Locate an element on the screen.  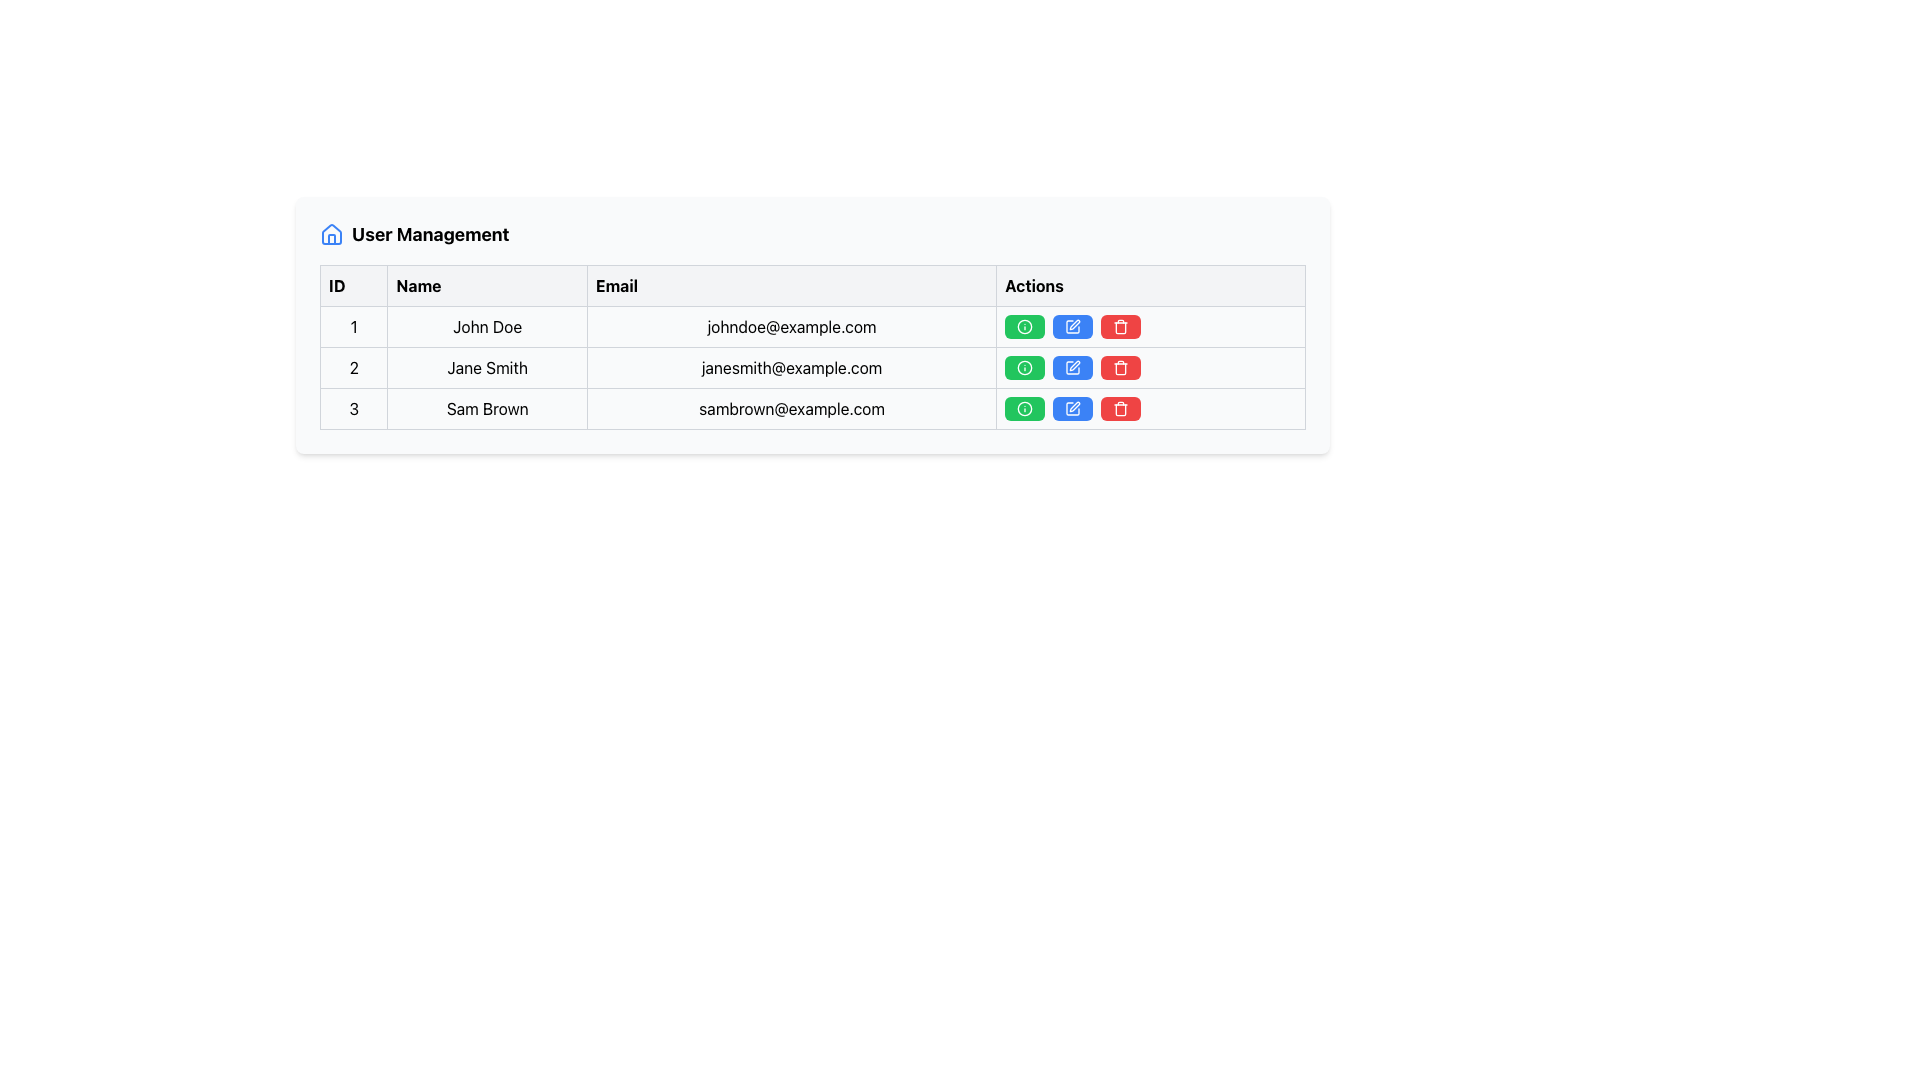
the informational text displaying the email address for the user in the third row of the table, under the 'Email' column, next to 'Sam Brown' is located at coordinates (791, 407).